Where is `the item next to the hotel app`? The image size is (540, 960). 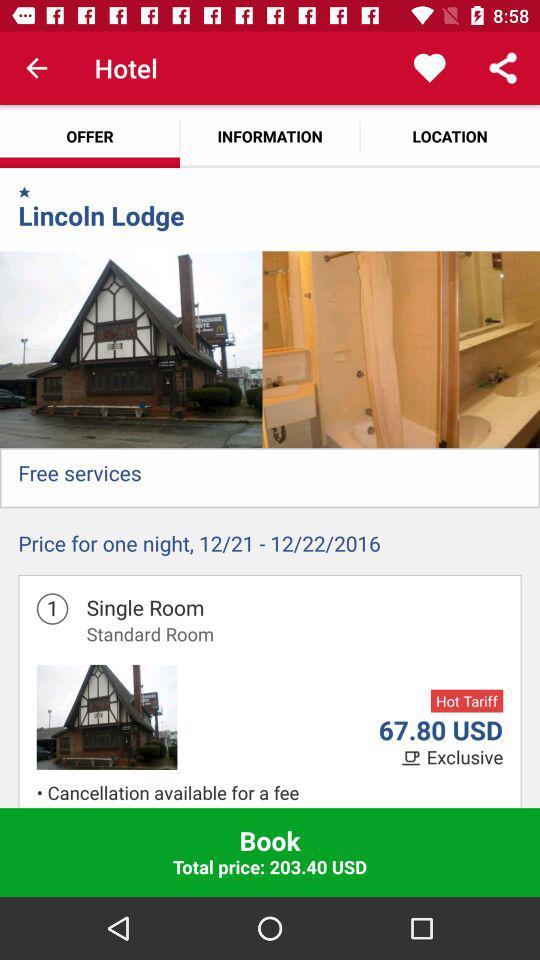
the item next to the hotel app is located at coordinates (36, 68).